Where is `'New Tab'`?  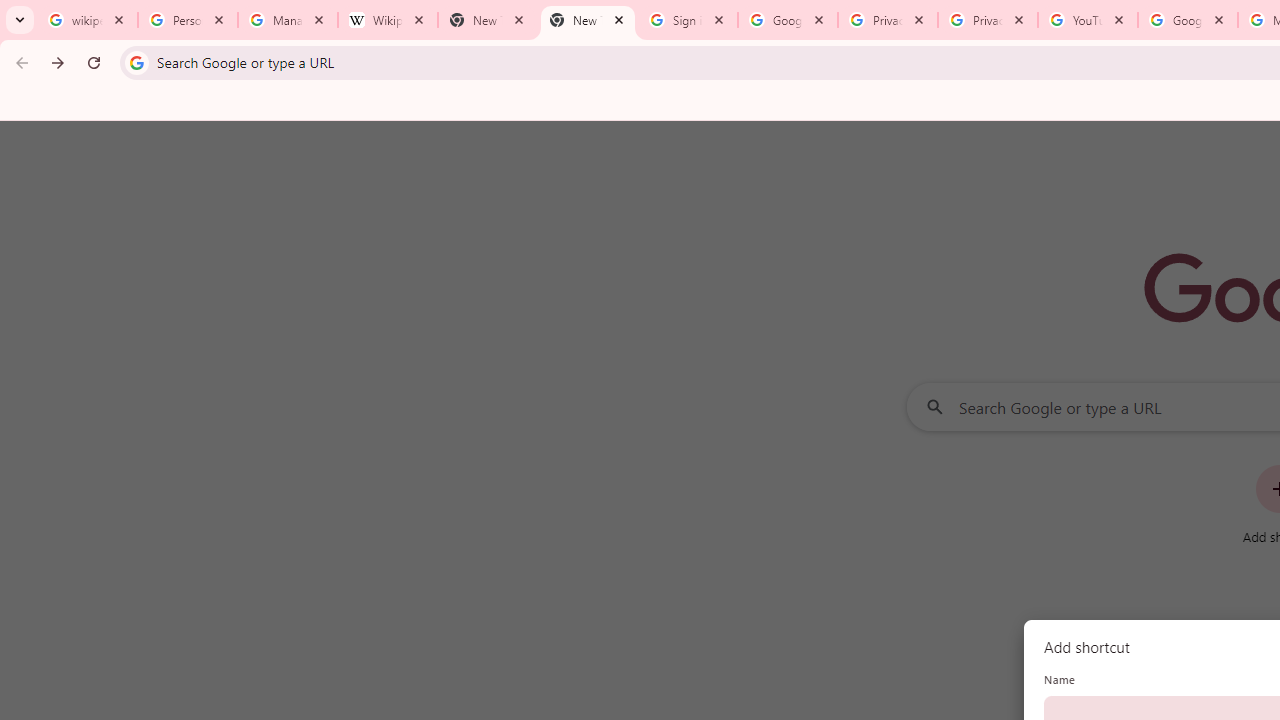 'New Tab' is located at coordinates (586, 20).